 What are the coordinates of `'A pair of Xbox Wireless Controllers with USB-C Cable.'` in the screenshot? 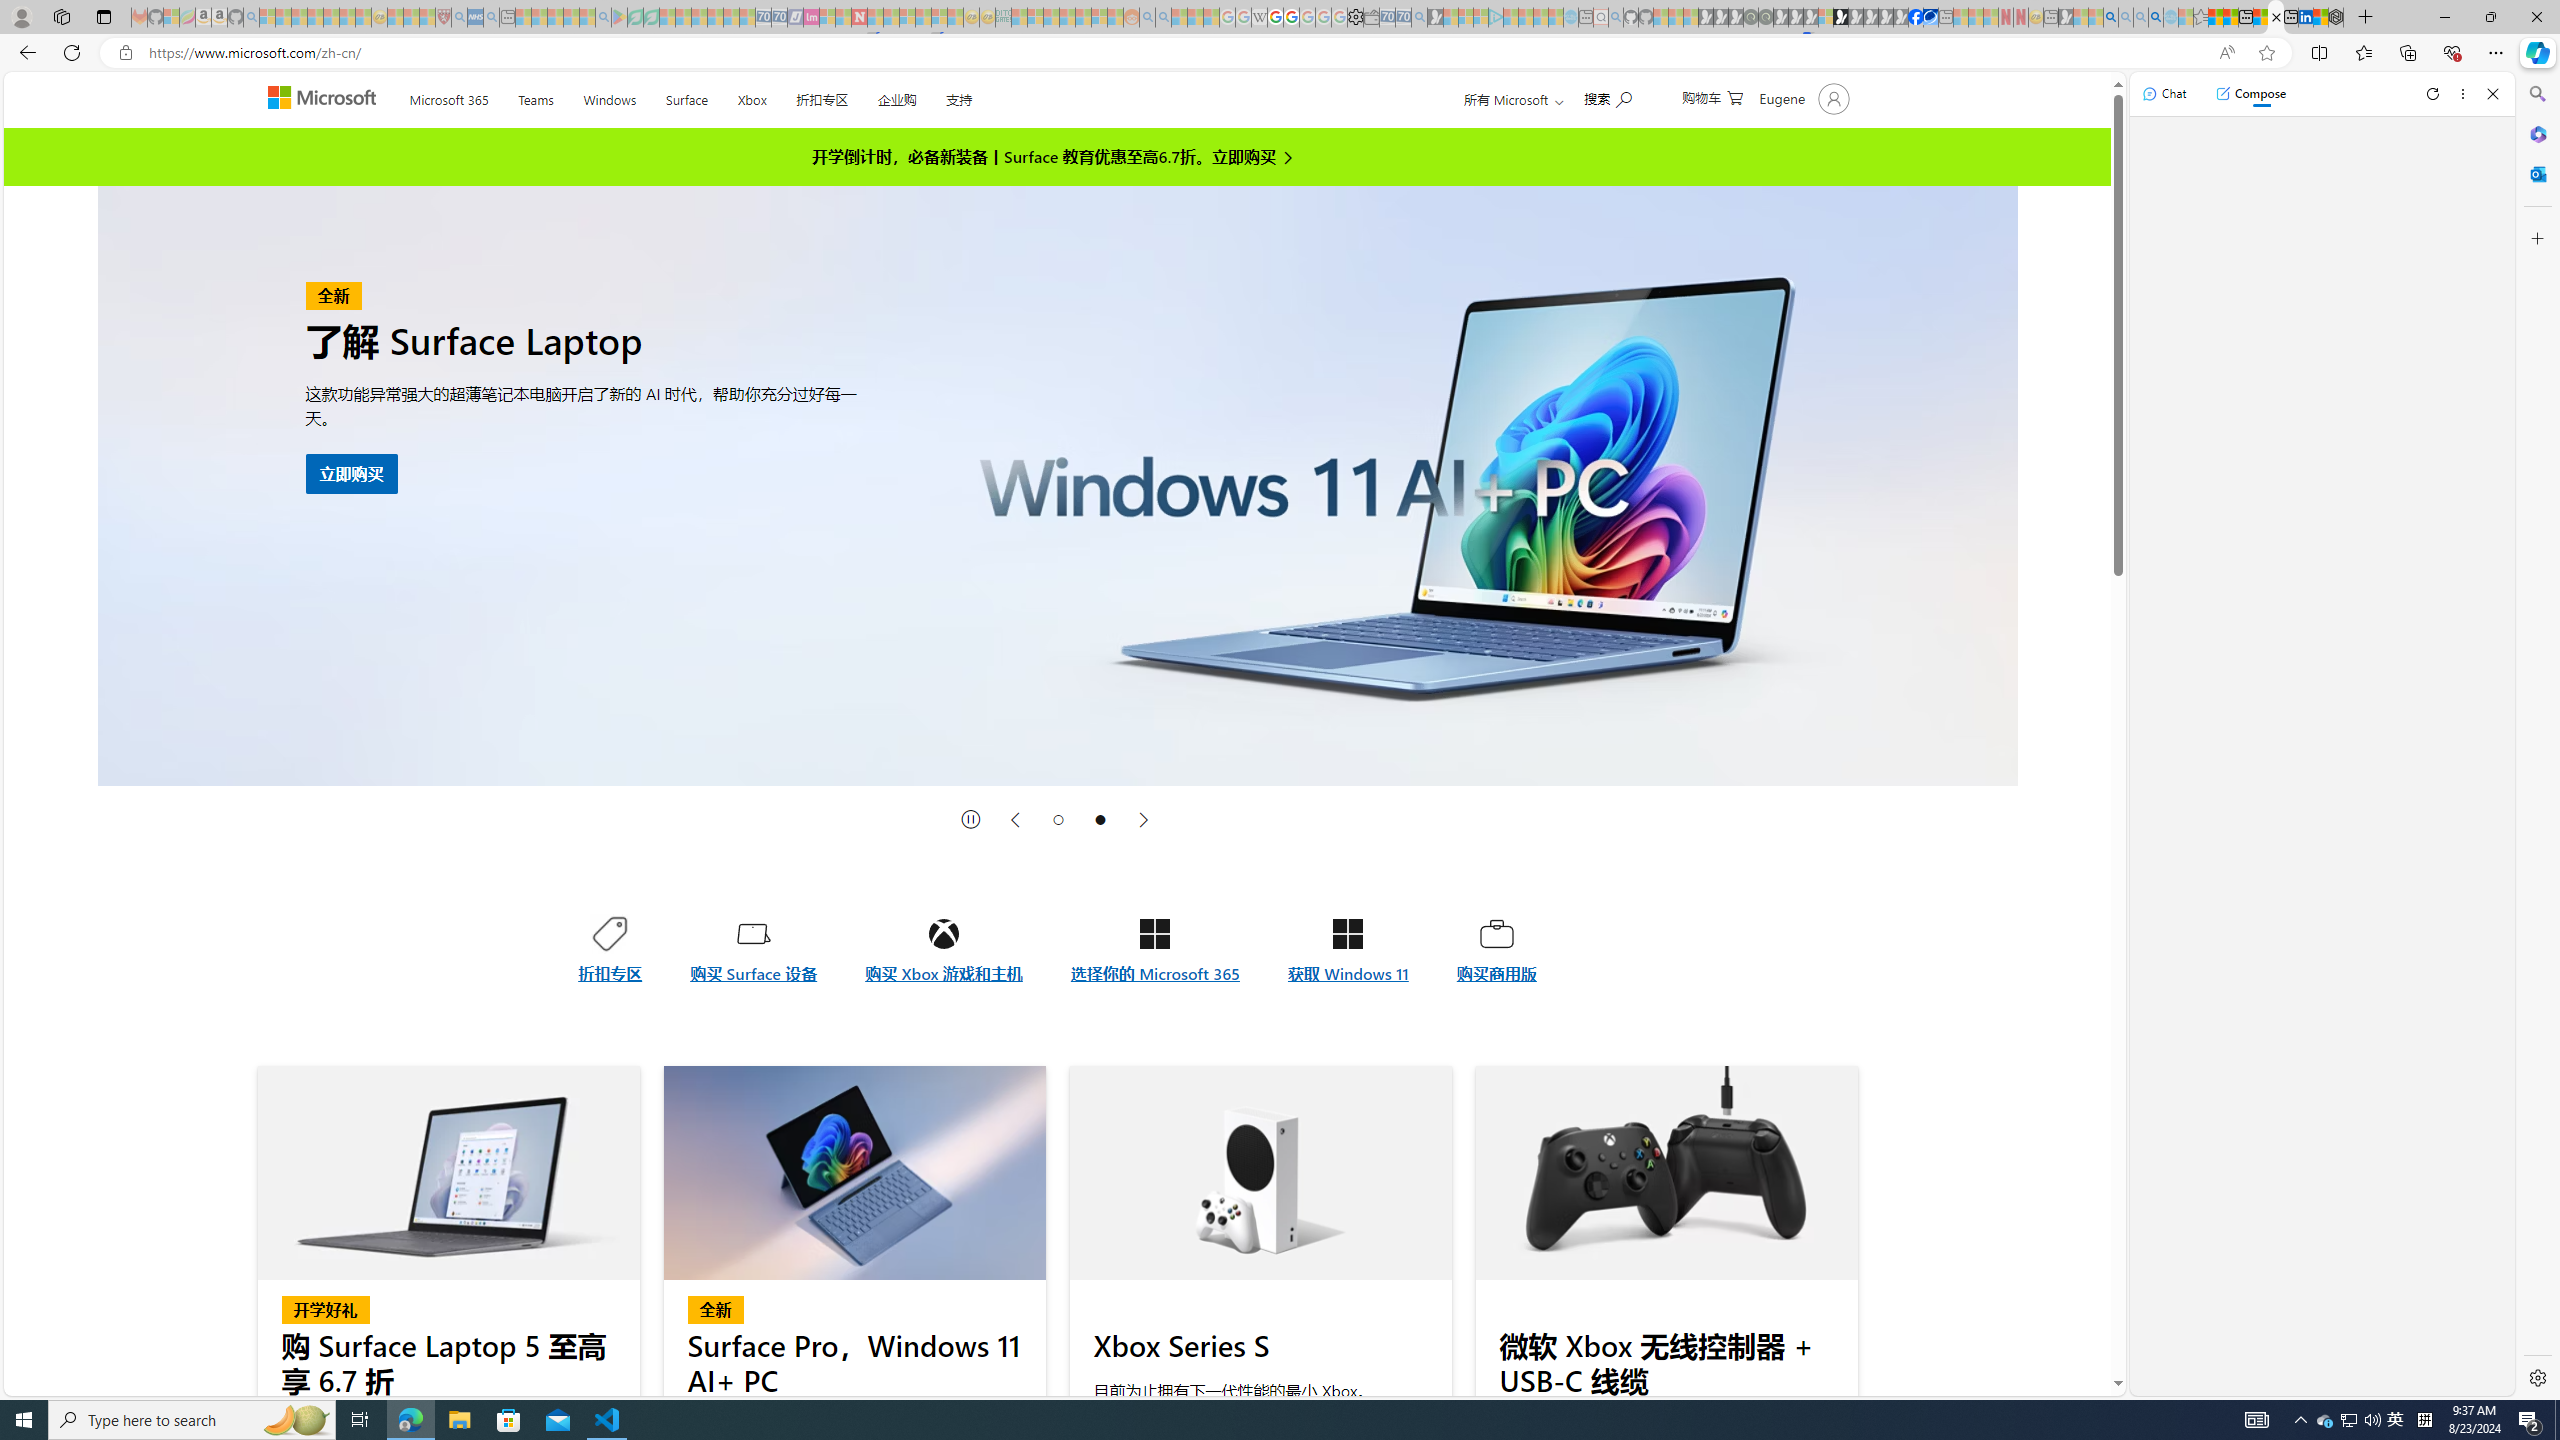 It's located at (1666, 1172).